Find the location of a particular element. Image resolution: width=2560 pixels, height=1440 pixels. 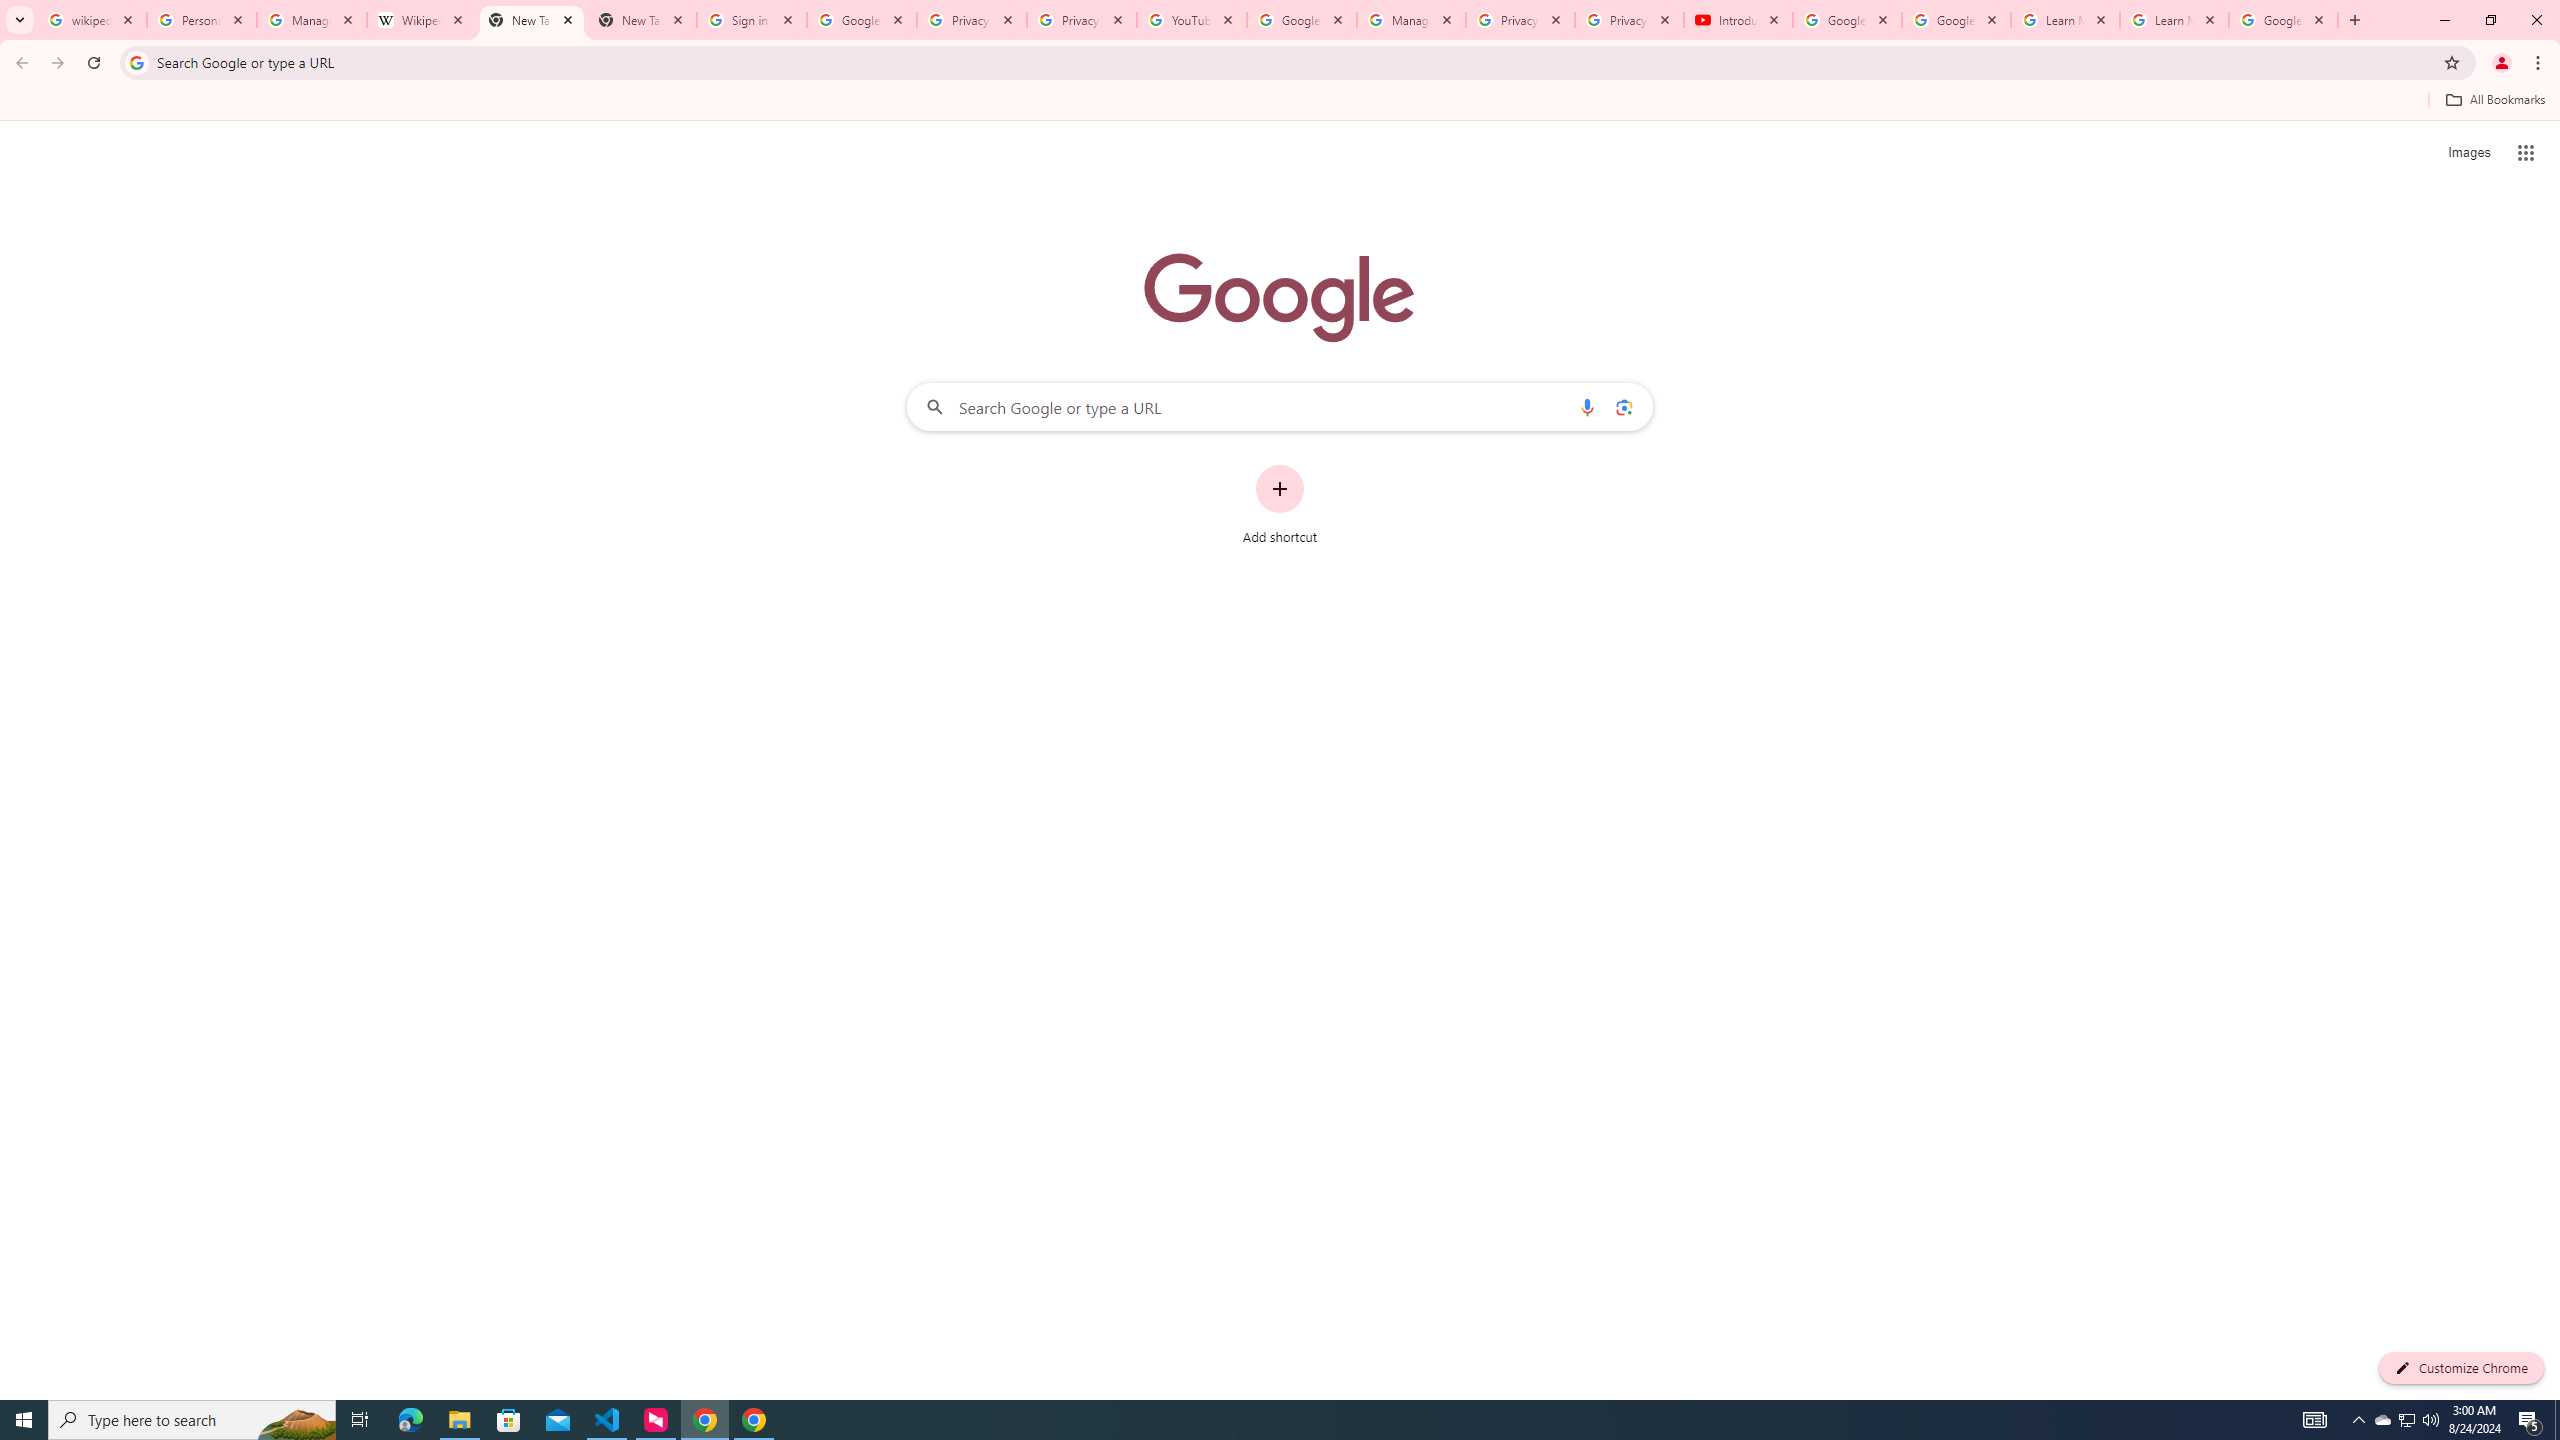

'Google Account Help' is located at coordinates (1846, 19).